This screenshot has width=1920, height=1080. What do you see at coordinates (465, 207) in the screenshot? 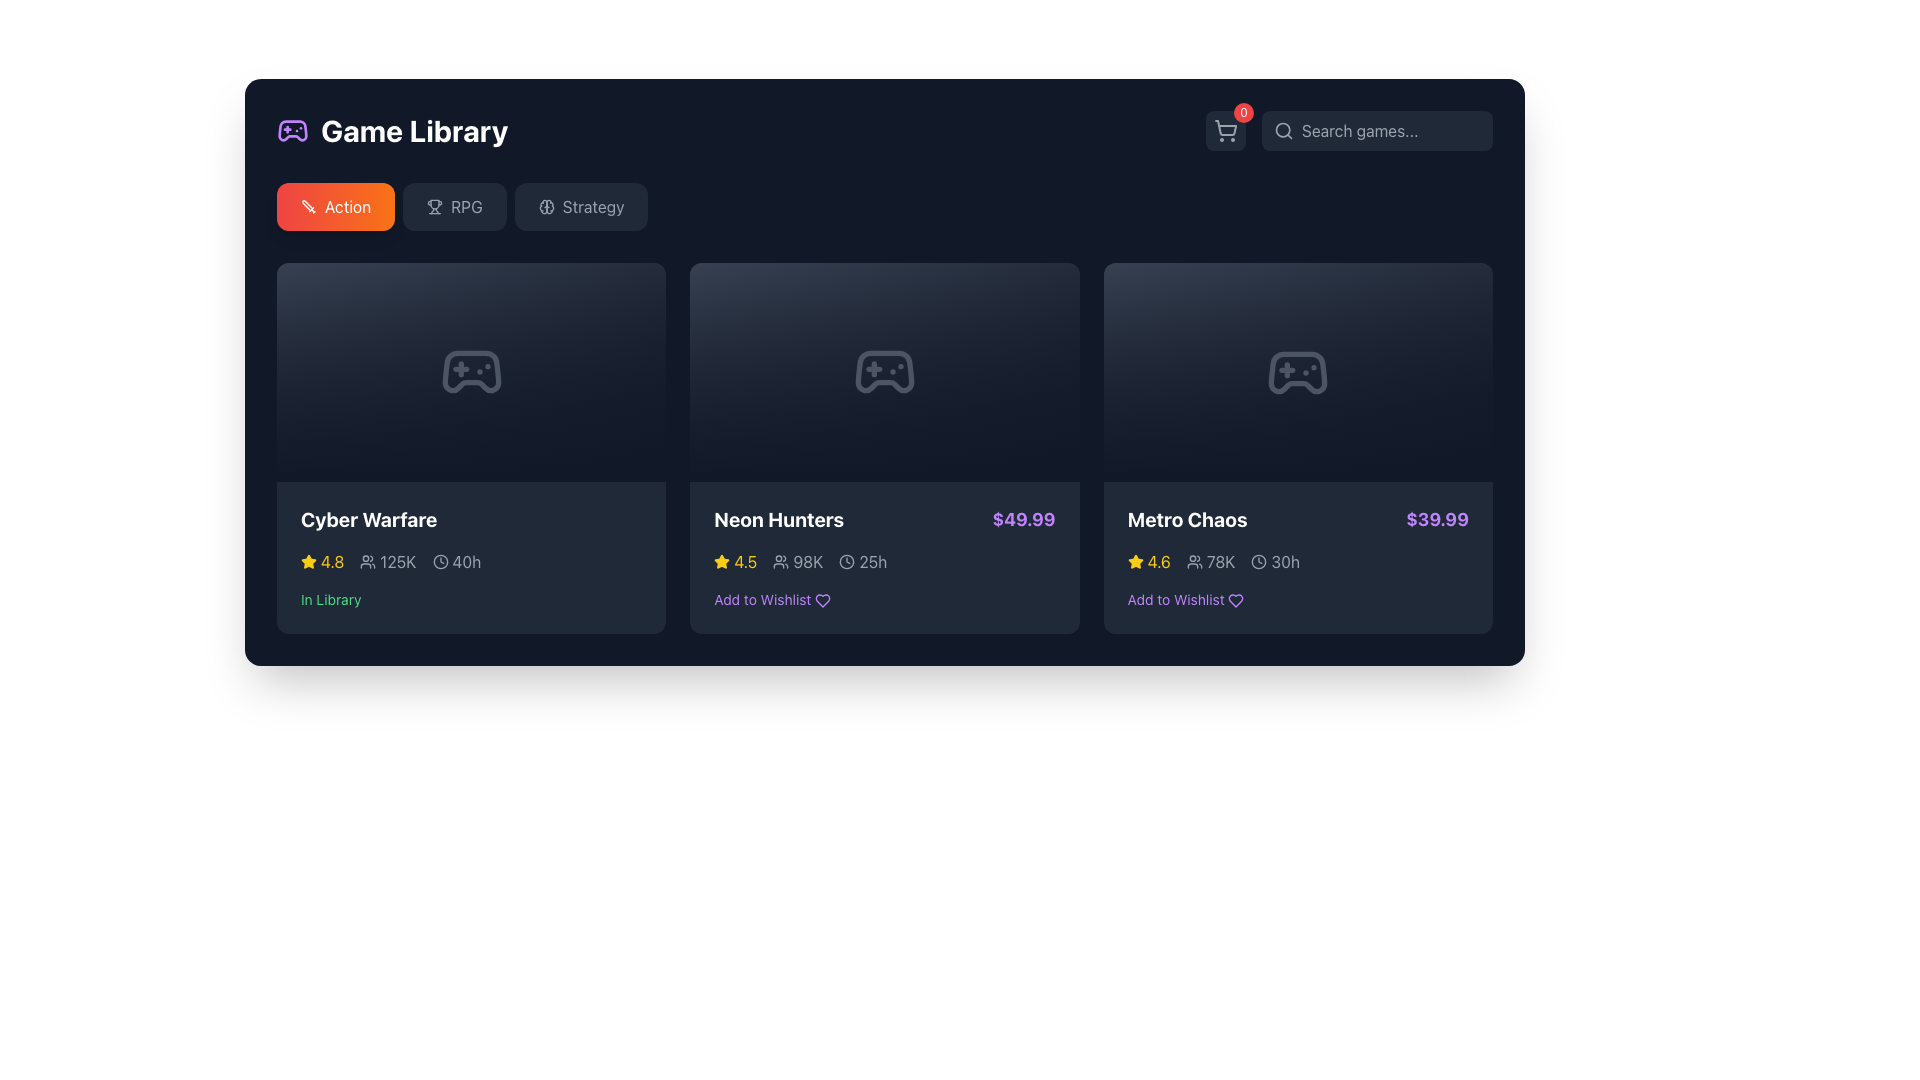
I see `the RPG category selector button located between the Action and Strategy buttons in the genre selection row to filter games by the RPG genre` at bounding box center [465, 207].